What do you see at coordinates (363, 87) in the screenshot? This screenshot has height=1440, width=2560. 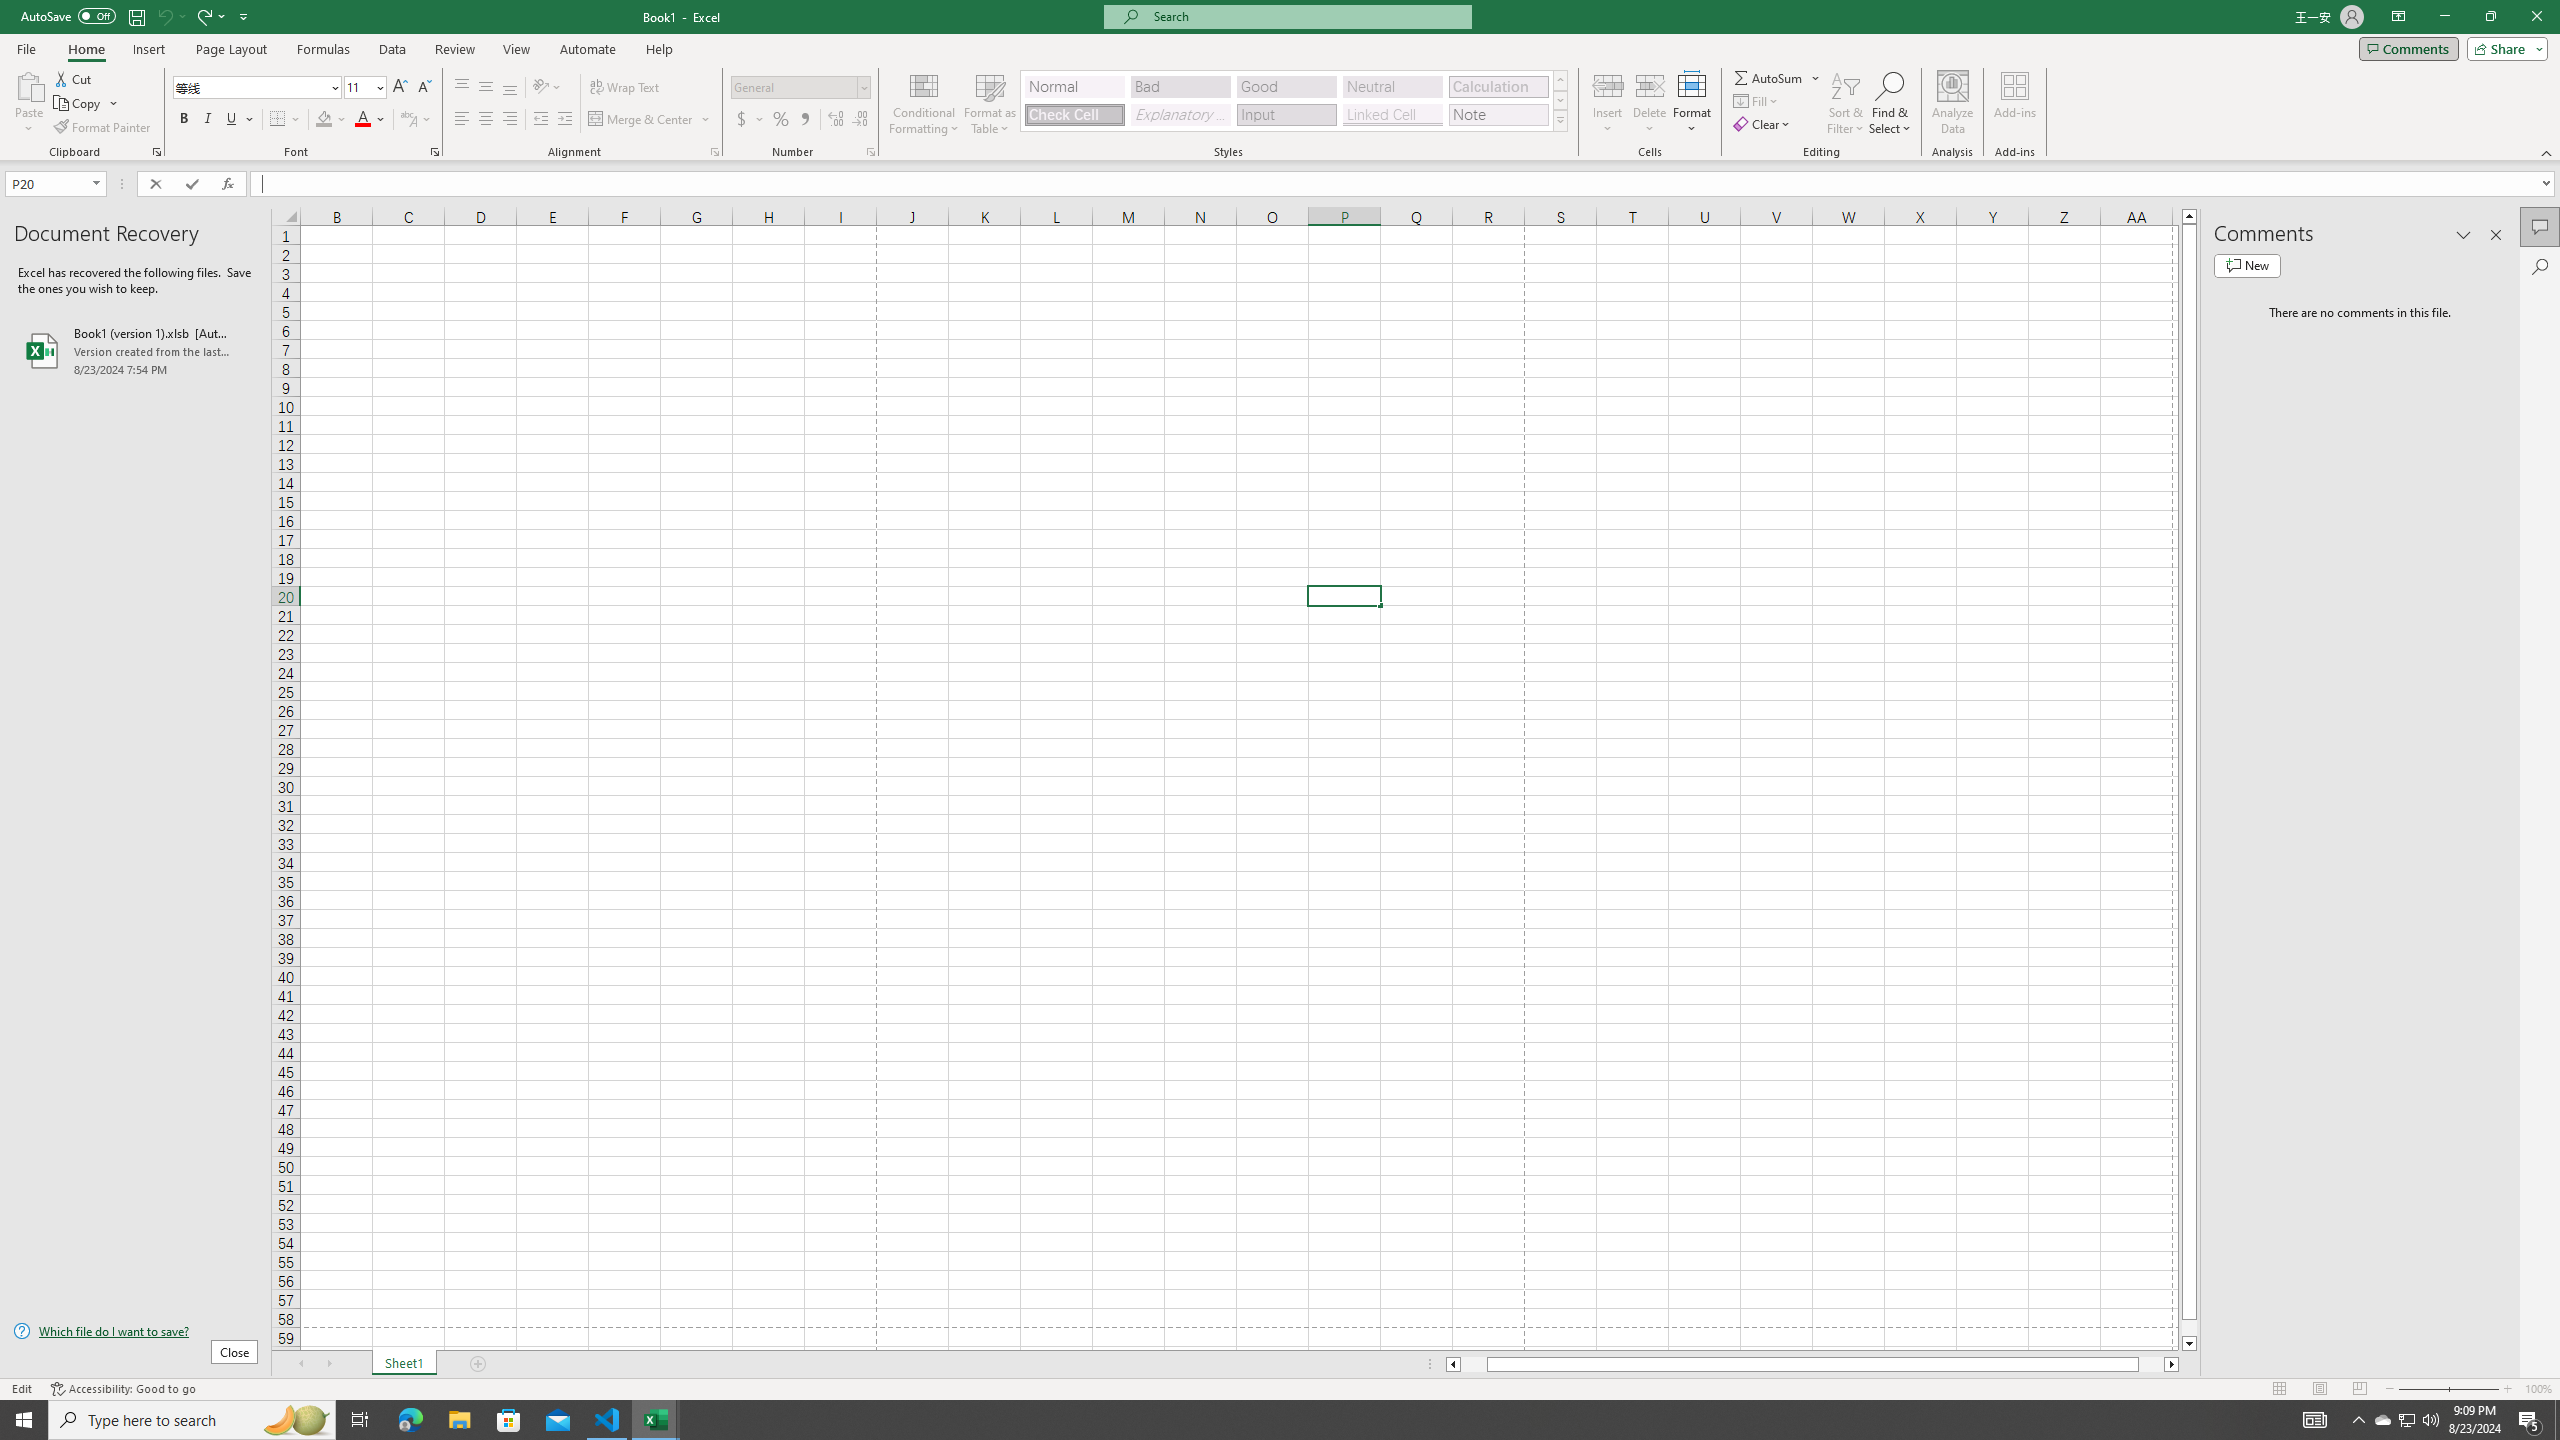 I see `'Font Size'` at bounding box center [363, 87].